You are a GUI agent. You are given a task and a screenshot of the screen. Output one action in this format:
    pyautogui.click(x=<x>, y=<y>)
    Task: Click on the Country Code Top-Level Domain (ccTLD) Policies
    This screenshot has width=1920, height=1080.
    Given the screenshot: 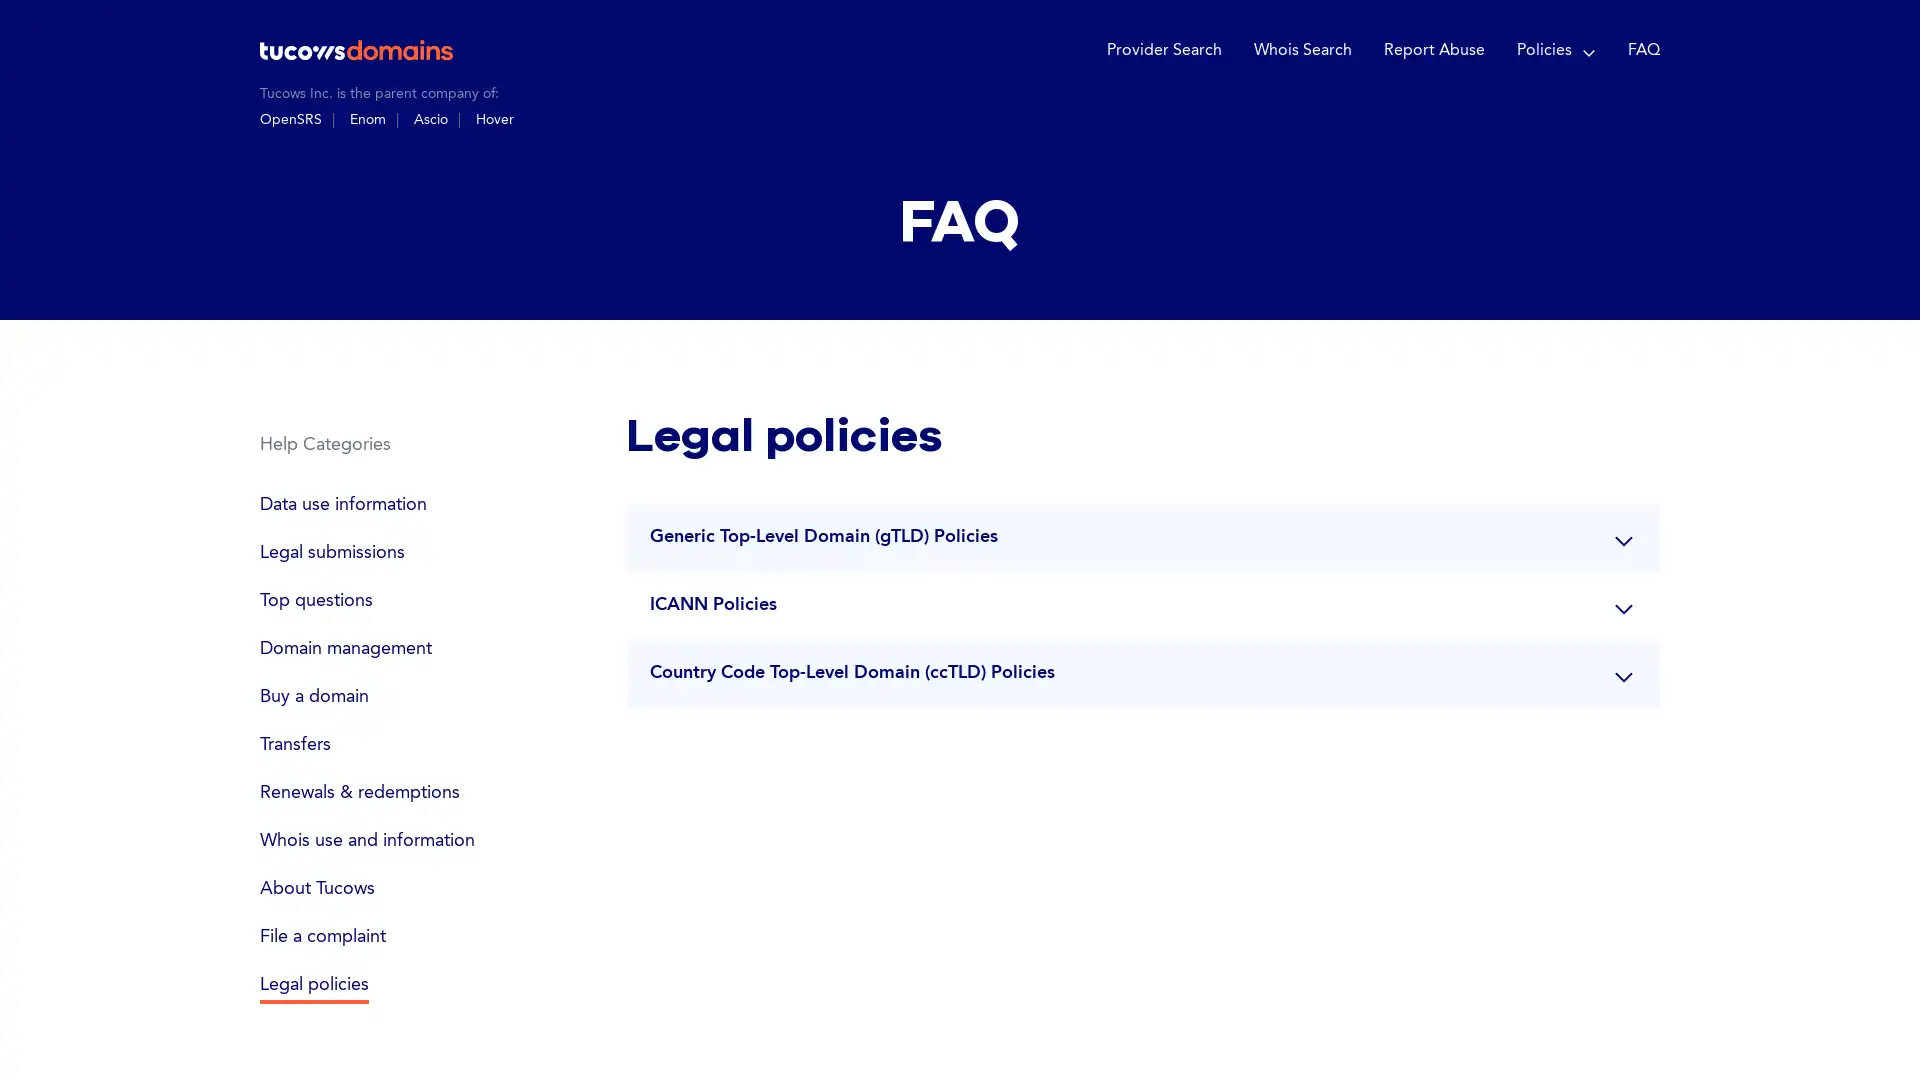 What is the action you would take?
    pyautogui.click(x=1142, y=671)
    